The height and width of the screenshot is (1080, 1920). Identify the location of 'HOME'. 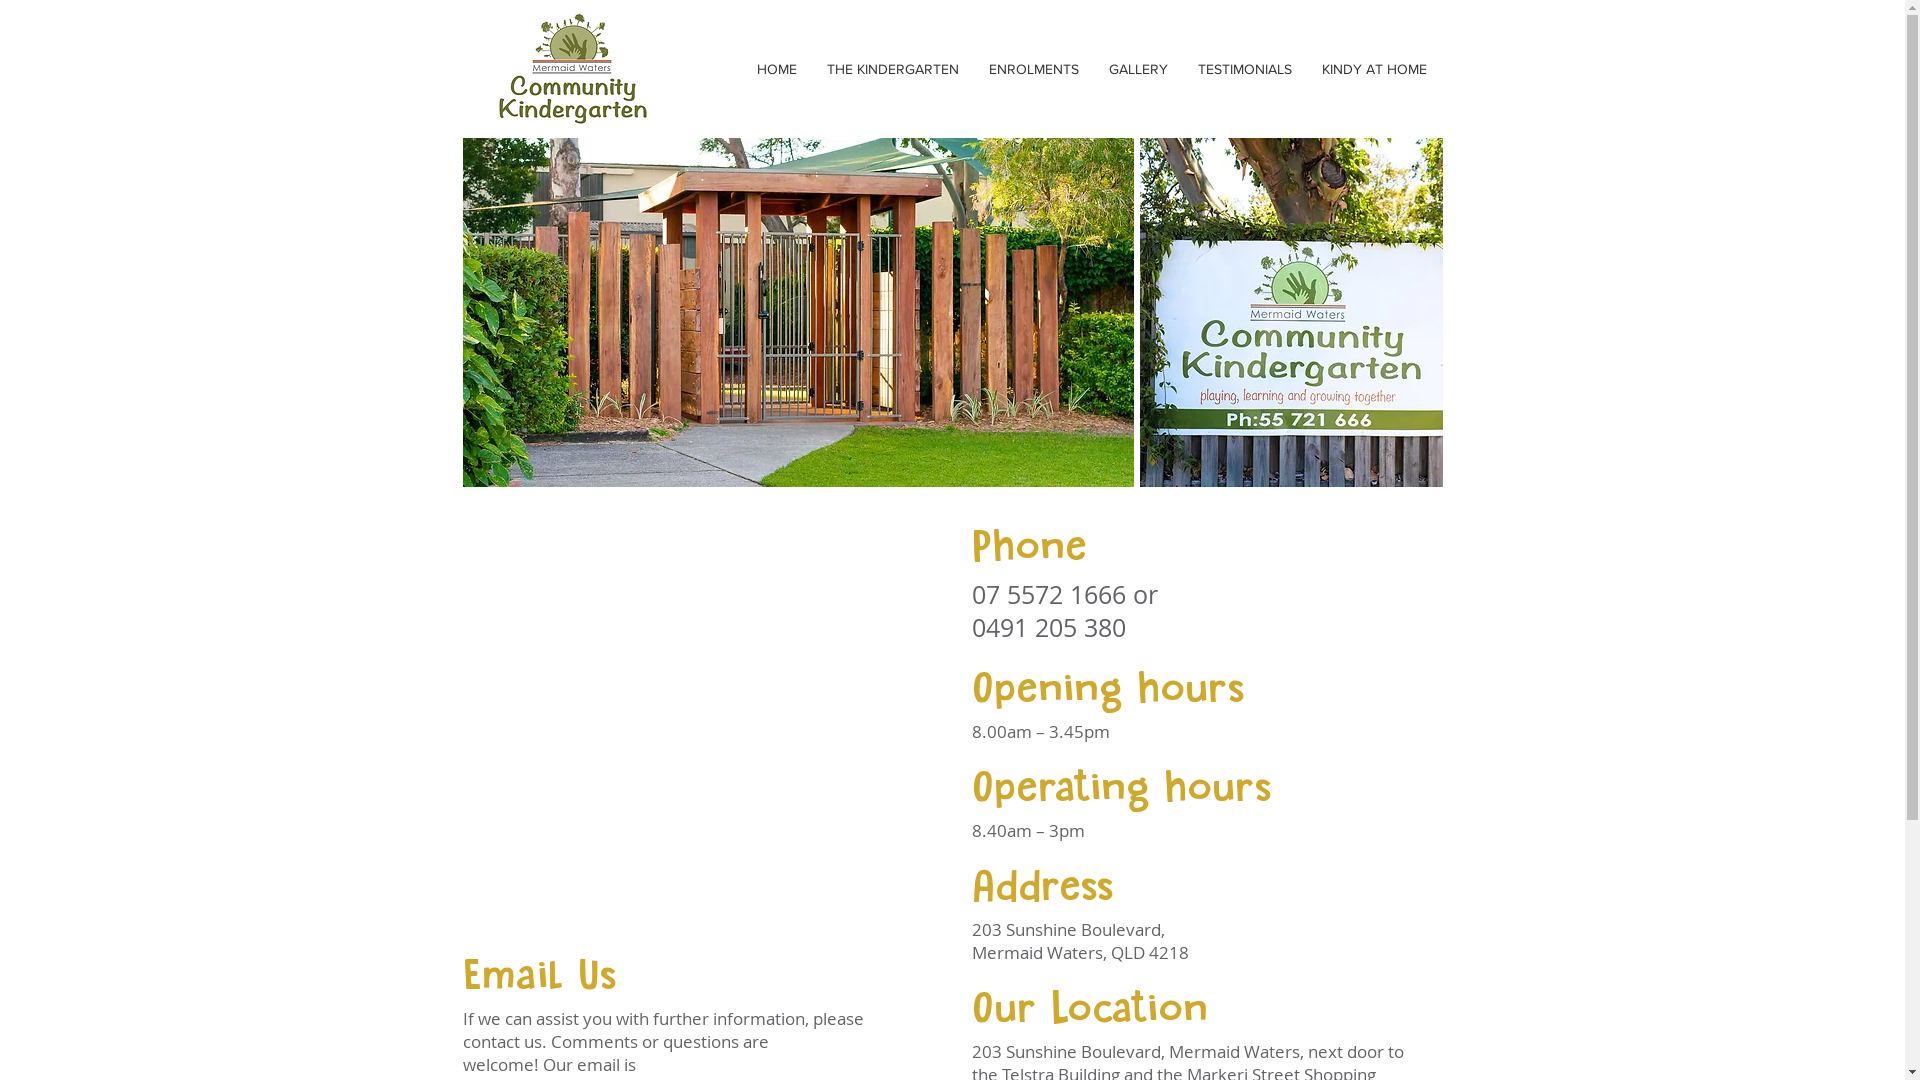
(776, 68).